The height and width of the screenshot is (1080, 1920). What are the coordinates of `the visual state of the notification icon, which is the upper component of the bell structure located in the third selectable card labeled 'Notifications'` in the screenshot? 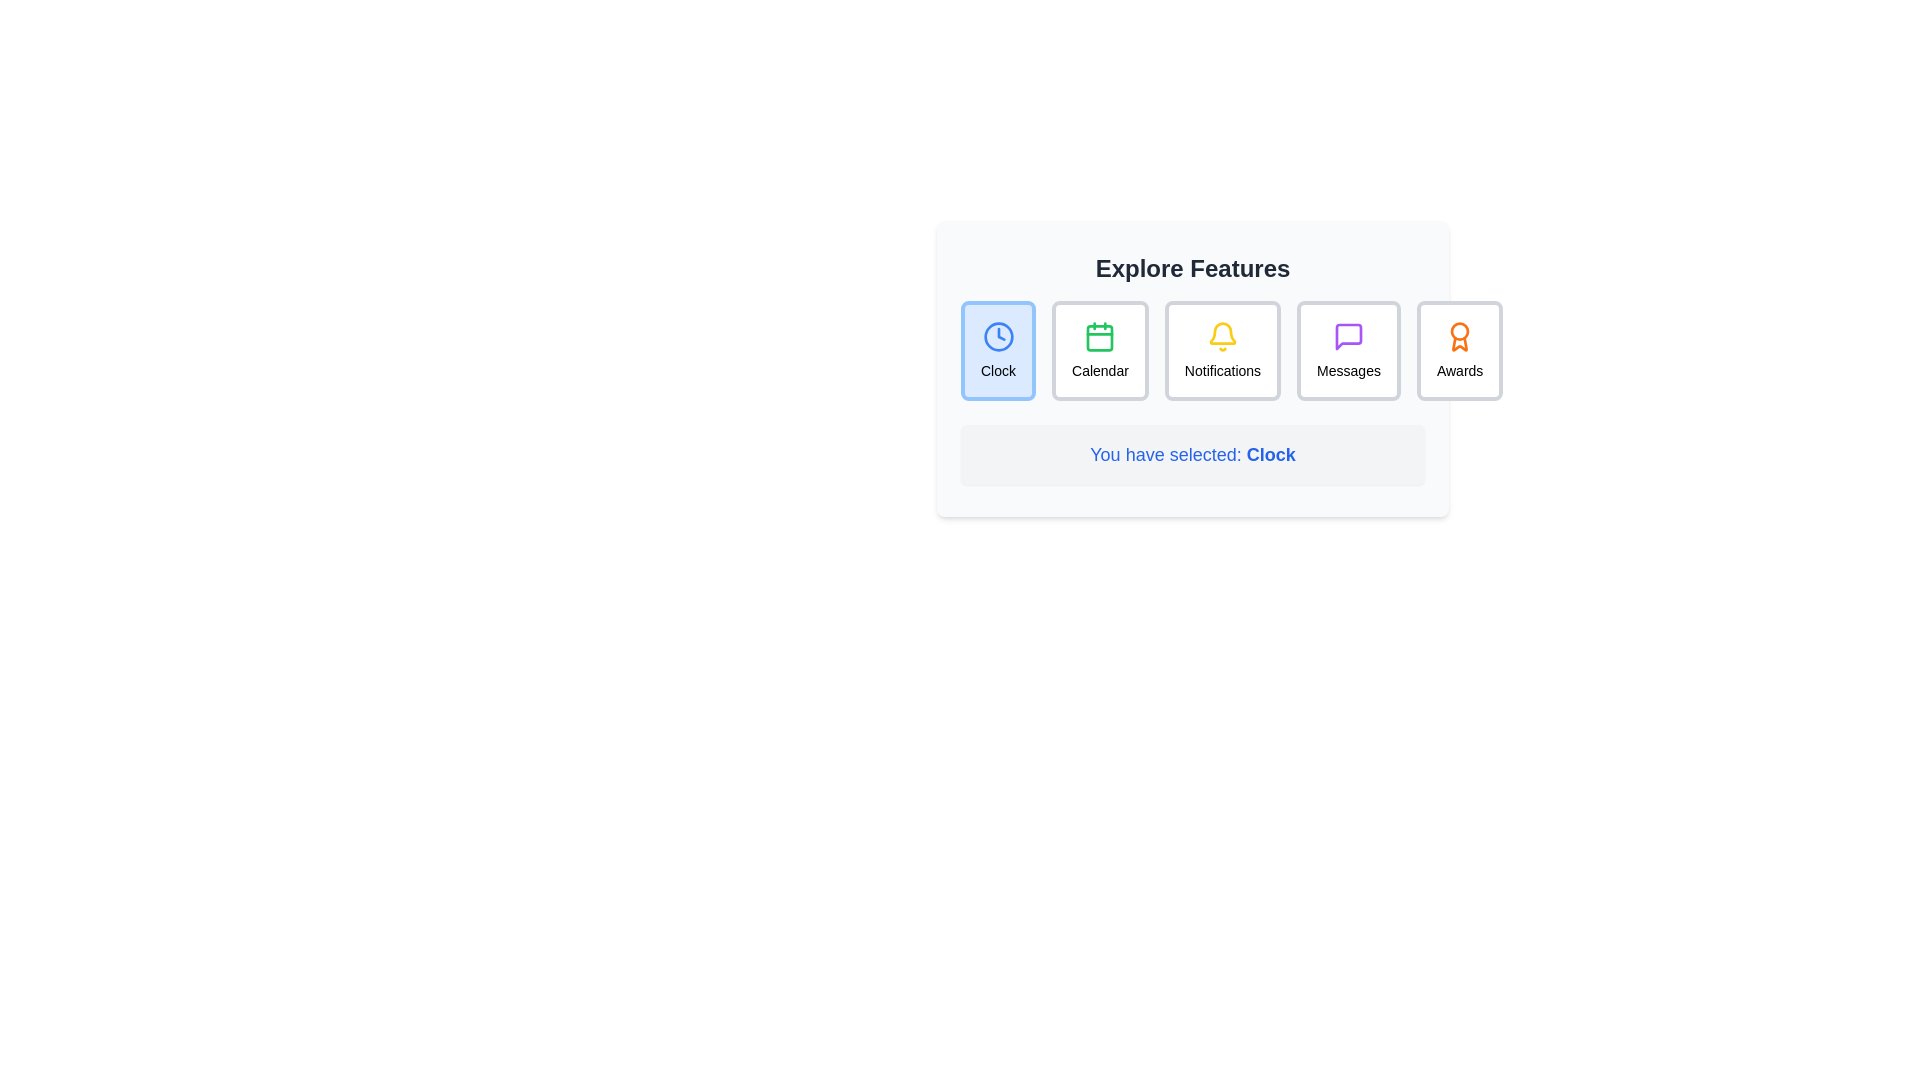 It's located at (1222, 332).